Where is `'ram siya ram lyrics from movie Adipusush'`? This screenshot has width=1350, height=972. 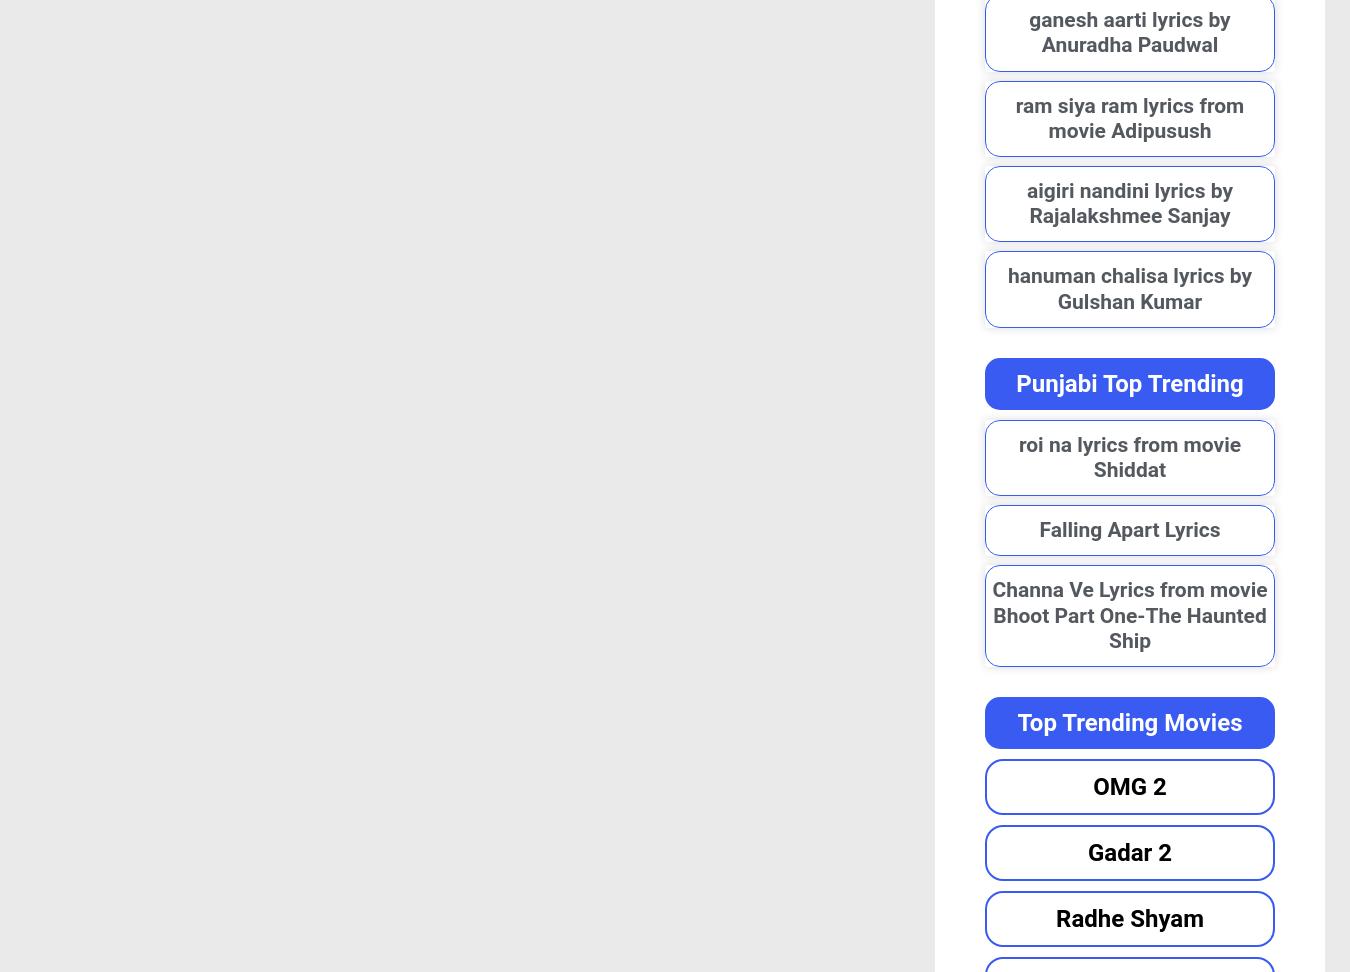 'ram siya ram lyrics from movie Adipusush' is located at coordinates (1128, 116).